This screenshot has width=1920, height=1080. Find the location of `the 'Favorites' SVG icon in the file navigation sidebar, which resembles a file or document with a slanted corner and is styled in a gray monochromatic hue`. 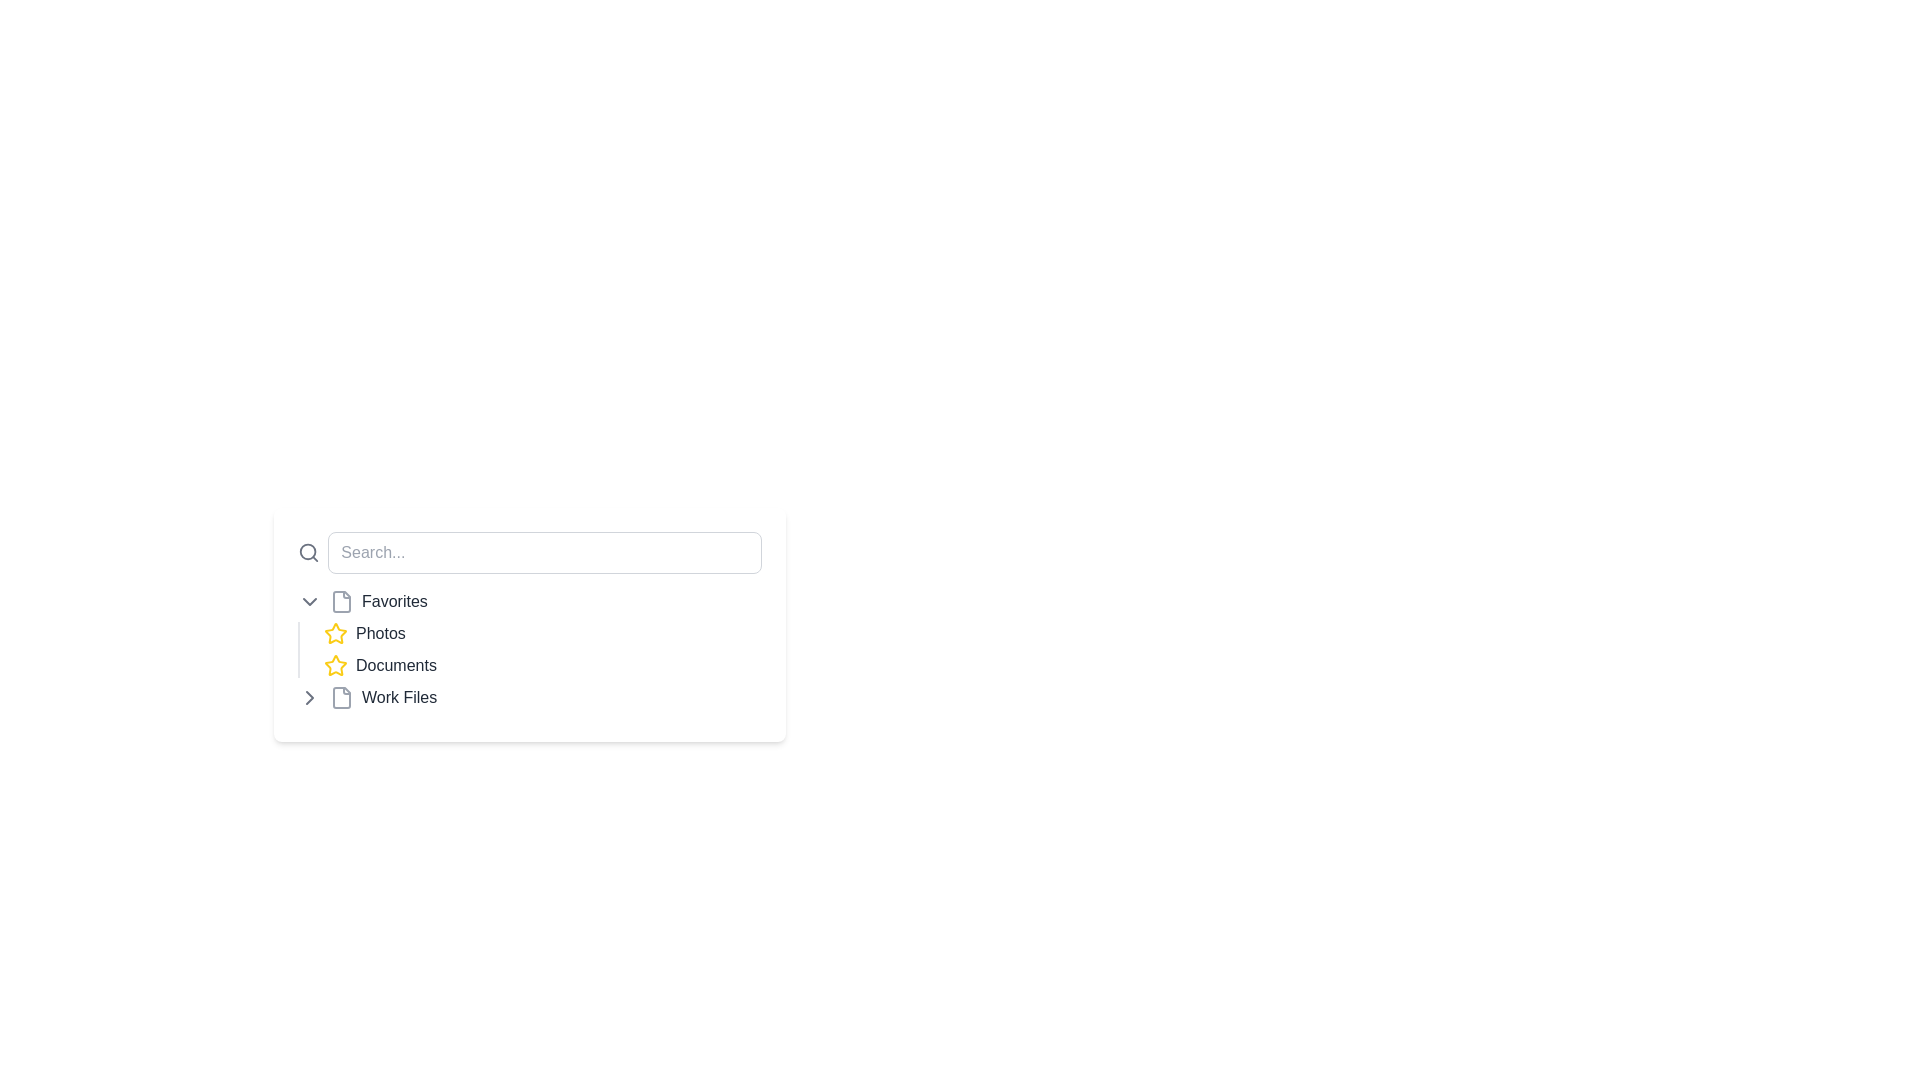

the 'Favorites' SVG icon in the file navigation sidebar, which resembles a file or document with a slanted corner and is styled in a gray monochromatic hue is located at coordinates (341, 600).